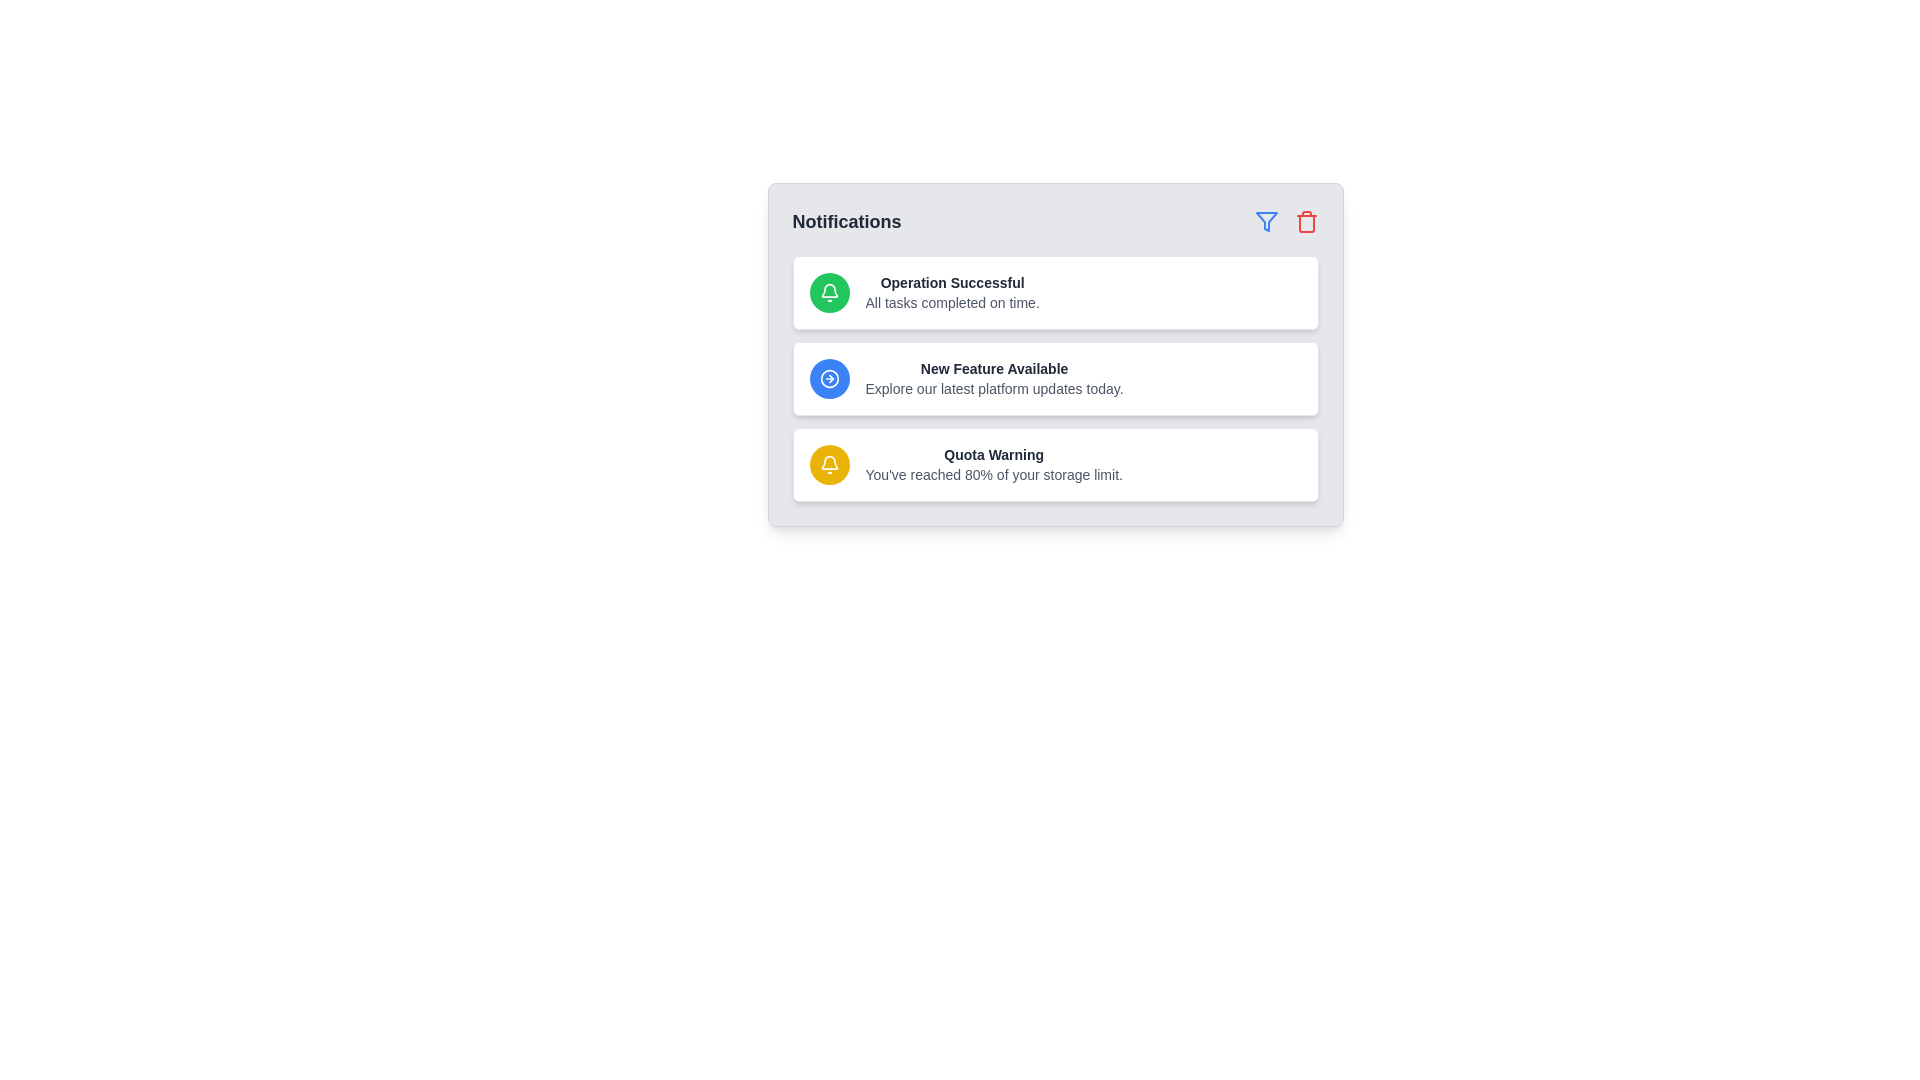 This screenshot has width=1920, height=1080. Describe the element at coordinates (829, 293) in the screenshot. I see `the bell-shaped SVG graphic icon within the notification card` at that location.